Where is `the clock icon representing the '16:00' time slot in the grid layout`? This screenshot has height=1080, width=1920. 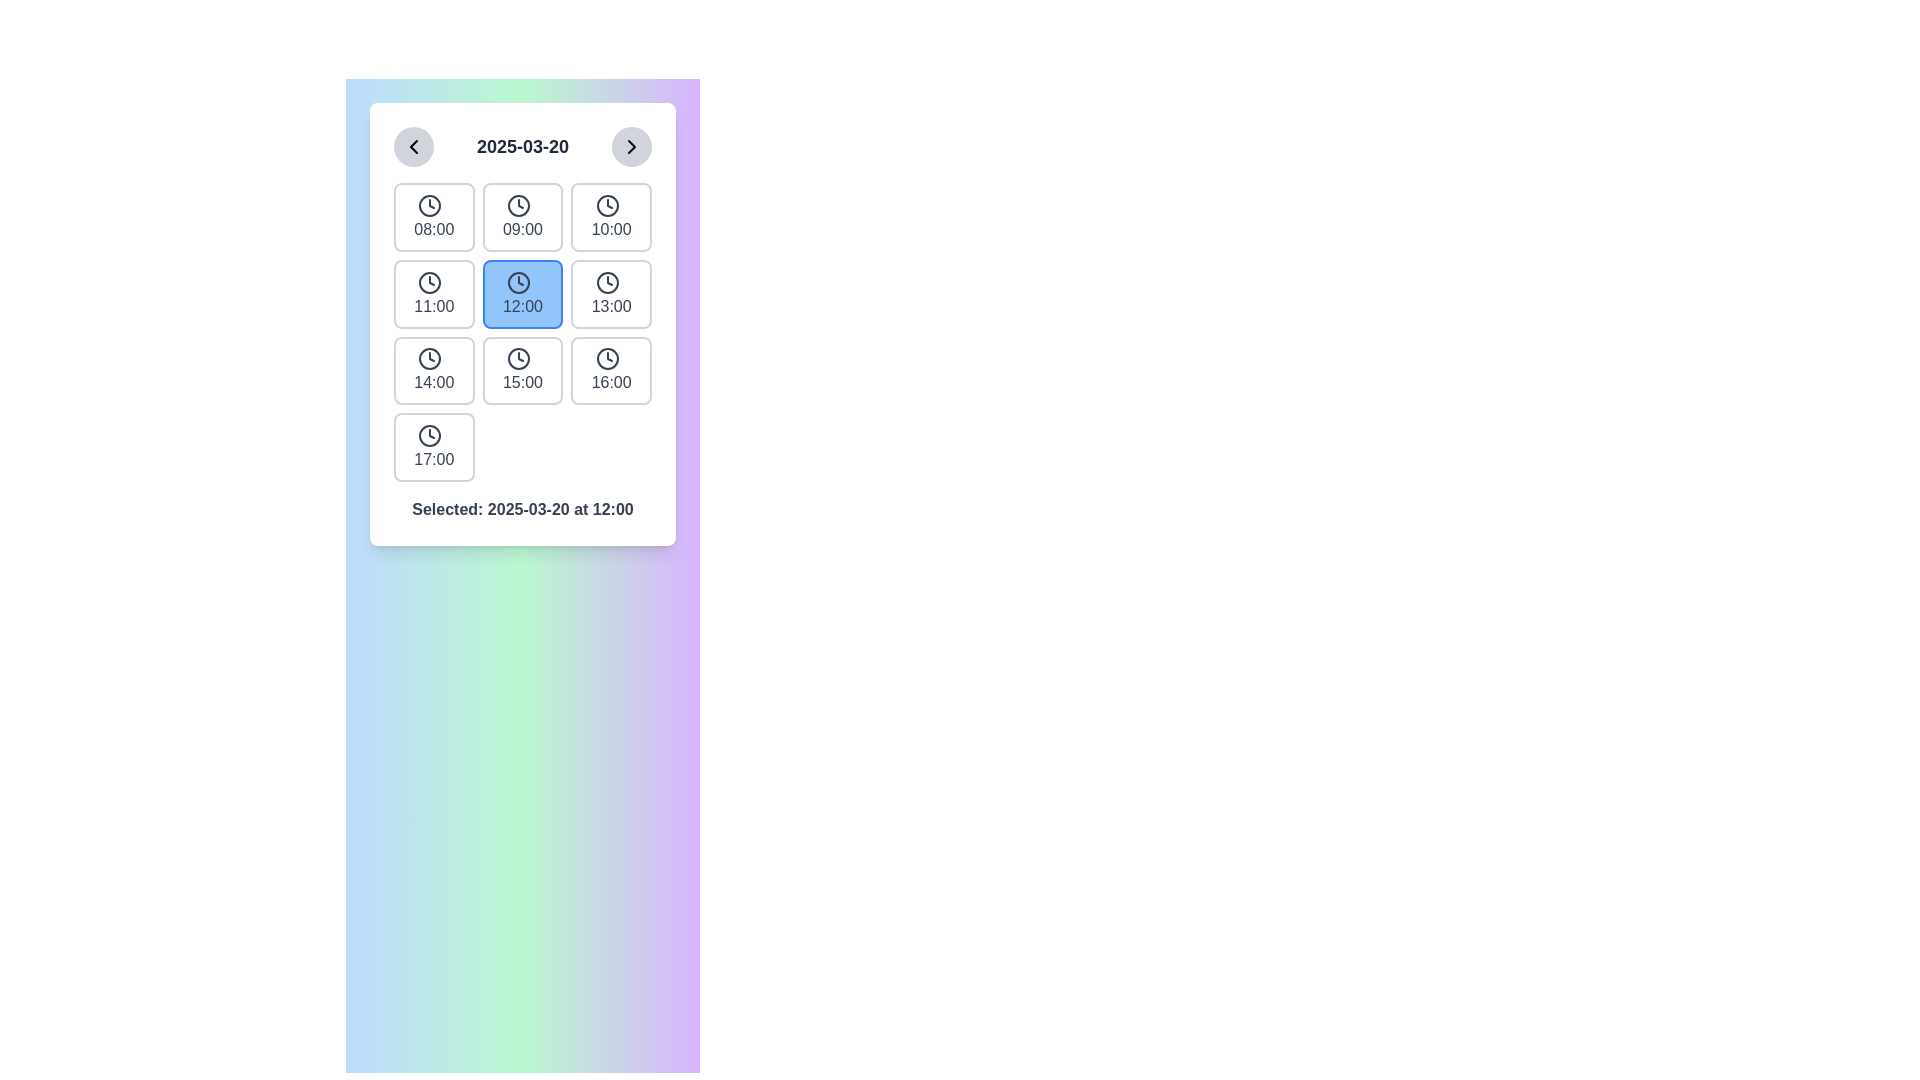
the clock icon representing the '16:00' time slot in the grid layout is located at coordinates (606, 358).